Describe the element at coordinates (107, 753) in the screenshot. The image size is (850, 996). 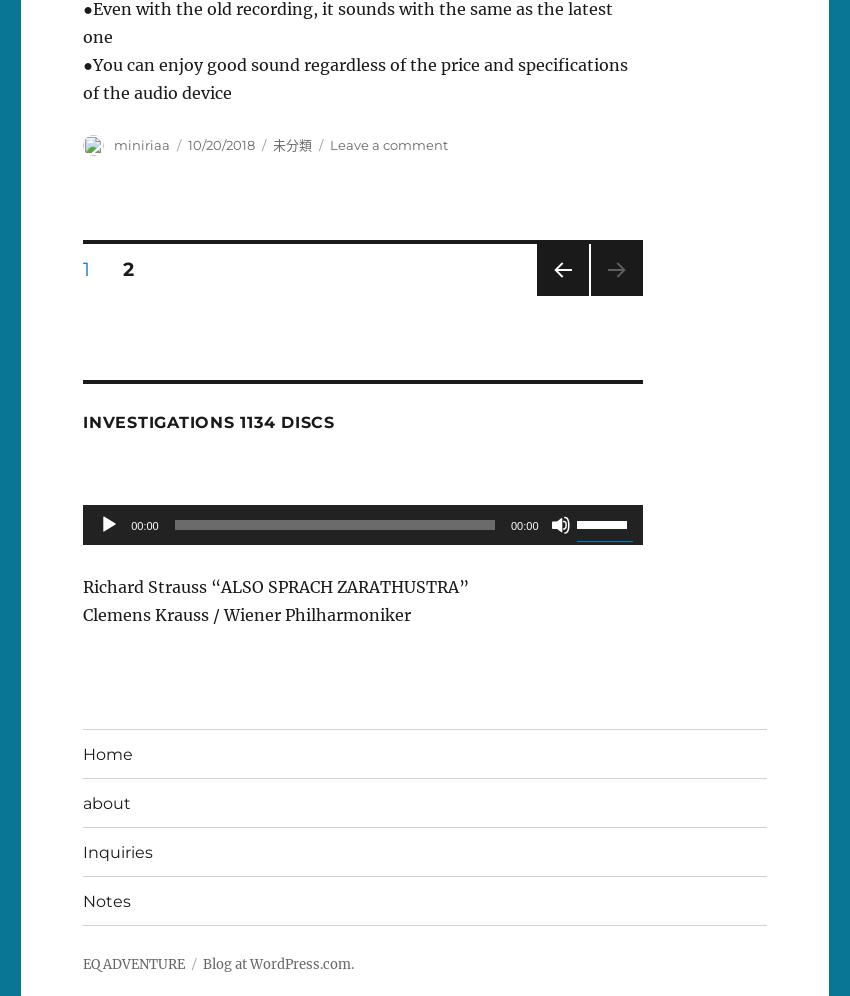
I see `'Home'` at that location.